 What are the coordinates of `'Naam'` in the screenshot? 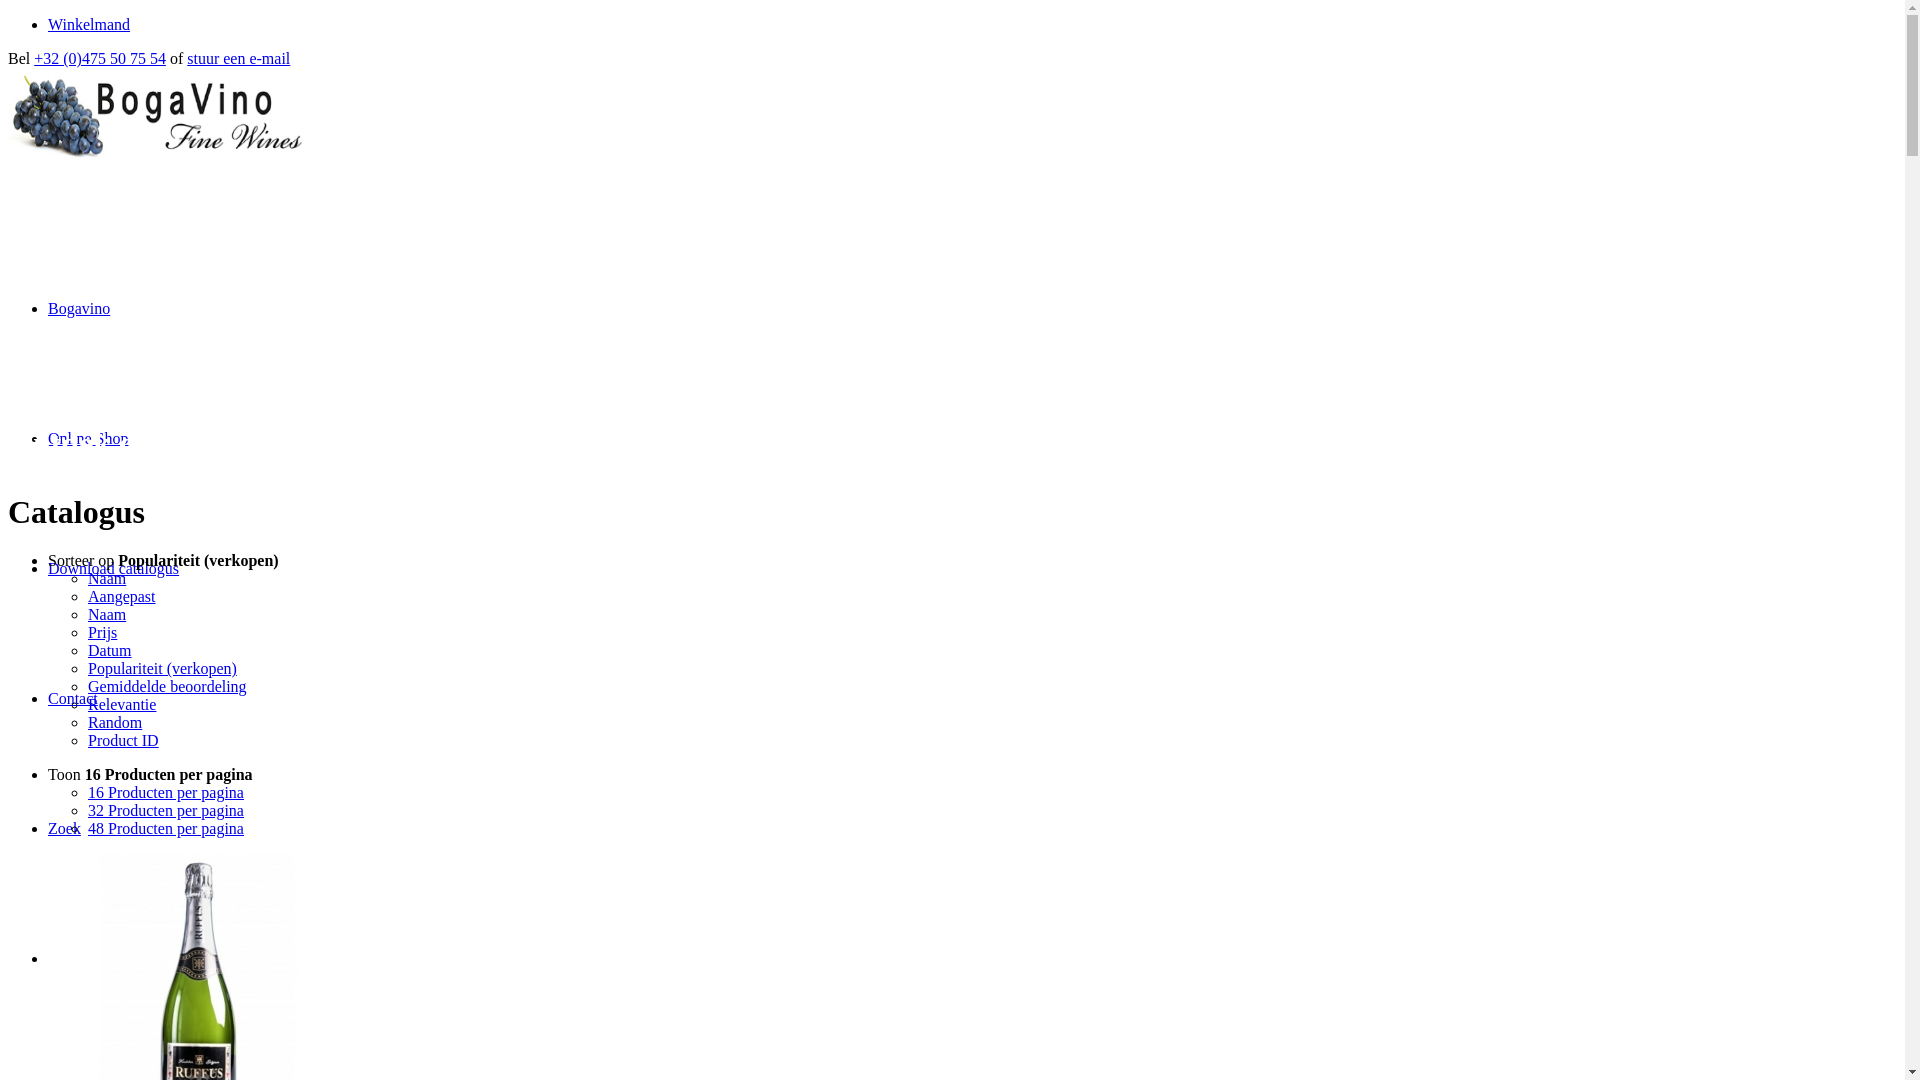 It's located at (86, 613).